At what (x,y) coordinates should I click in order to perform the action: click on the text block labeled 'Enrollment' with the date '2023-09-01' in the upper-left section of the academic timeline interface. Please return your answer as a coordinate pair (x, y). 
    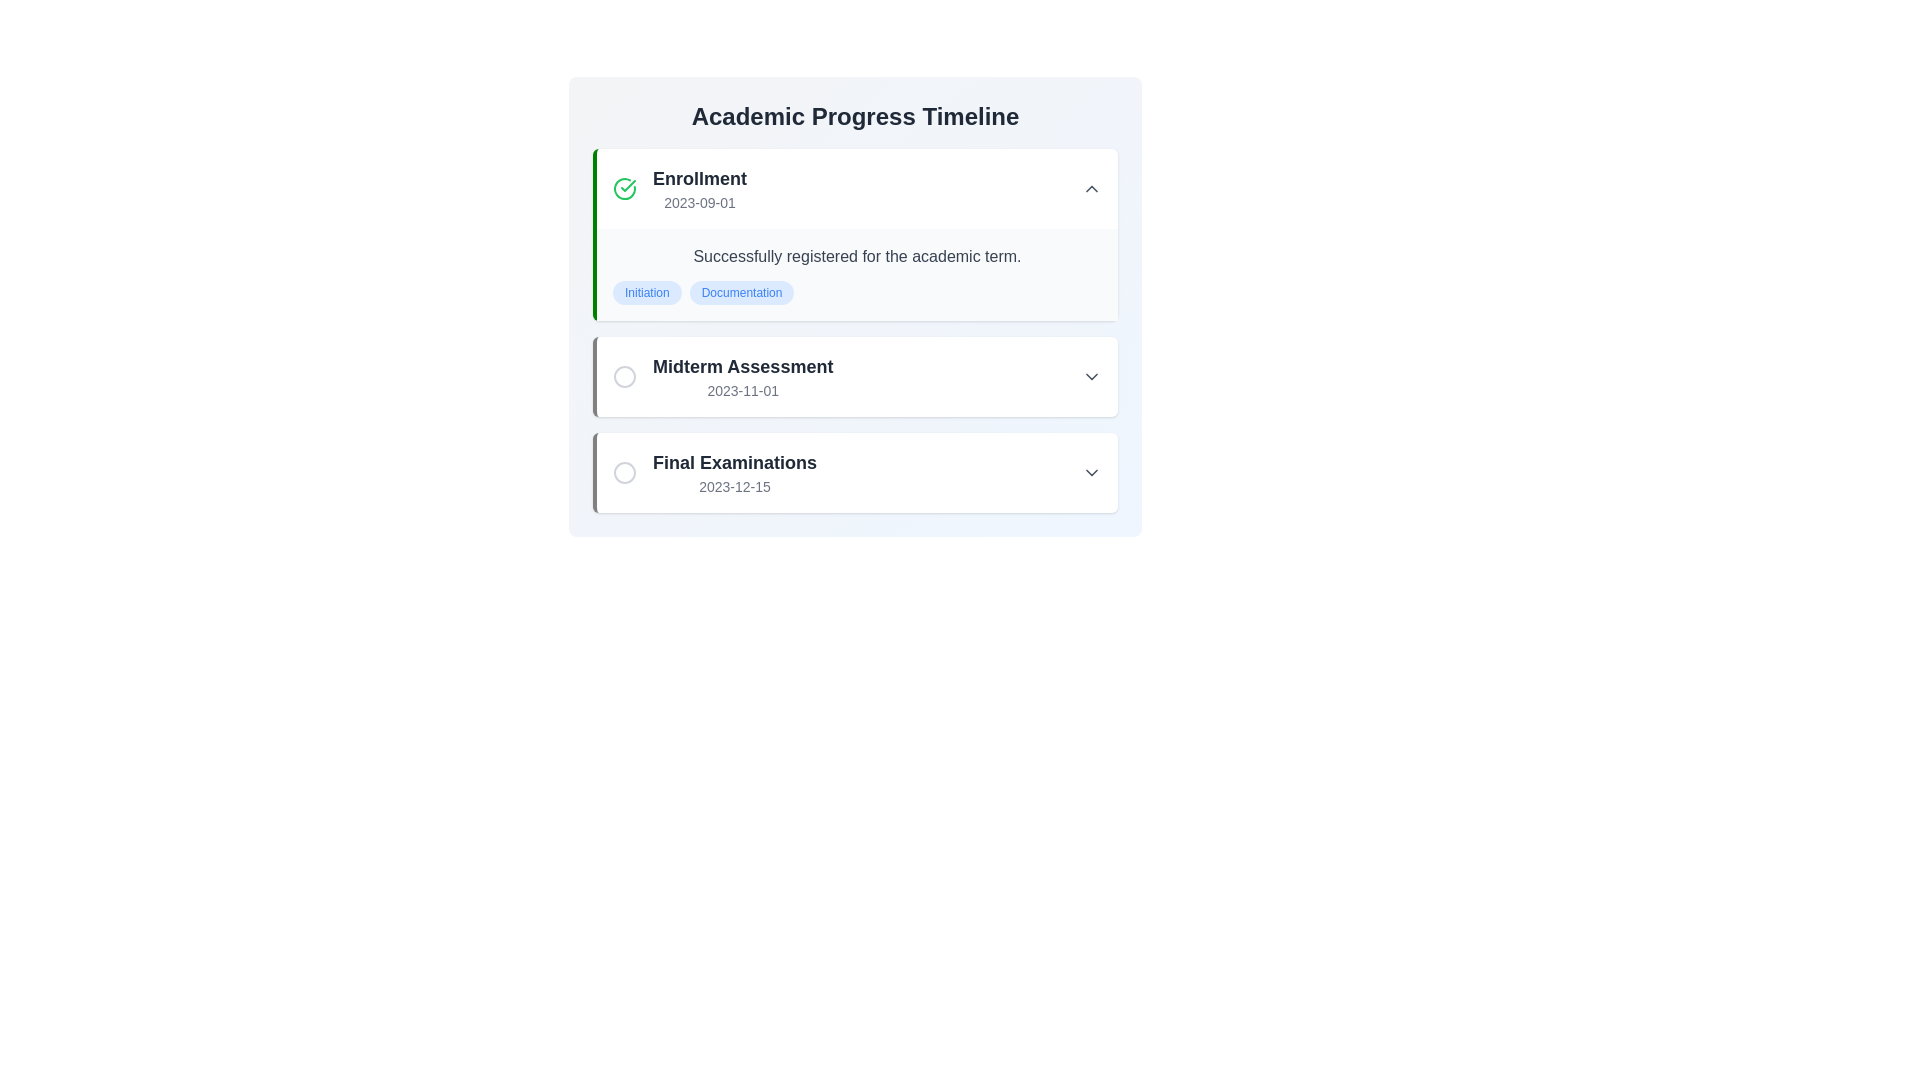
    Looking at the image, I should click on (700, 189).